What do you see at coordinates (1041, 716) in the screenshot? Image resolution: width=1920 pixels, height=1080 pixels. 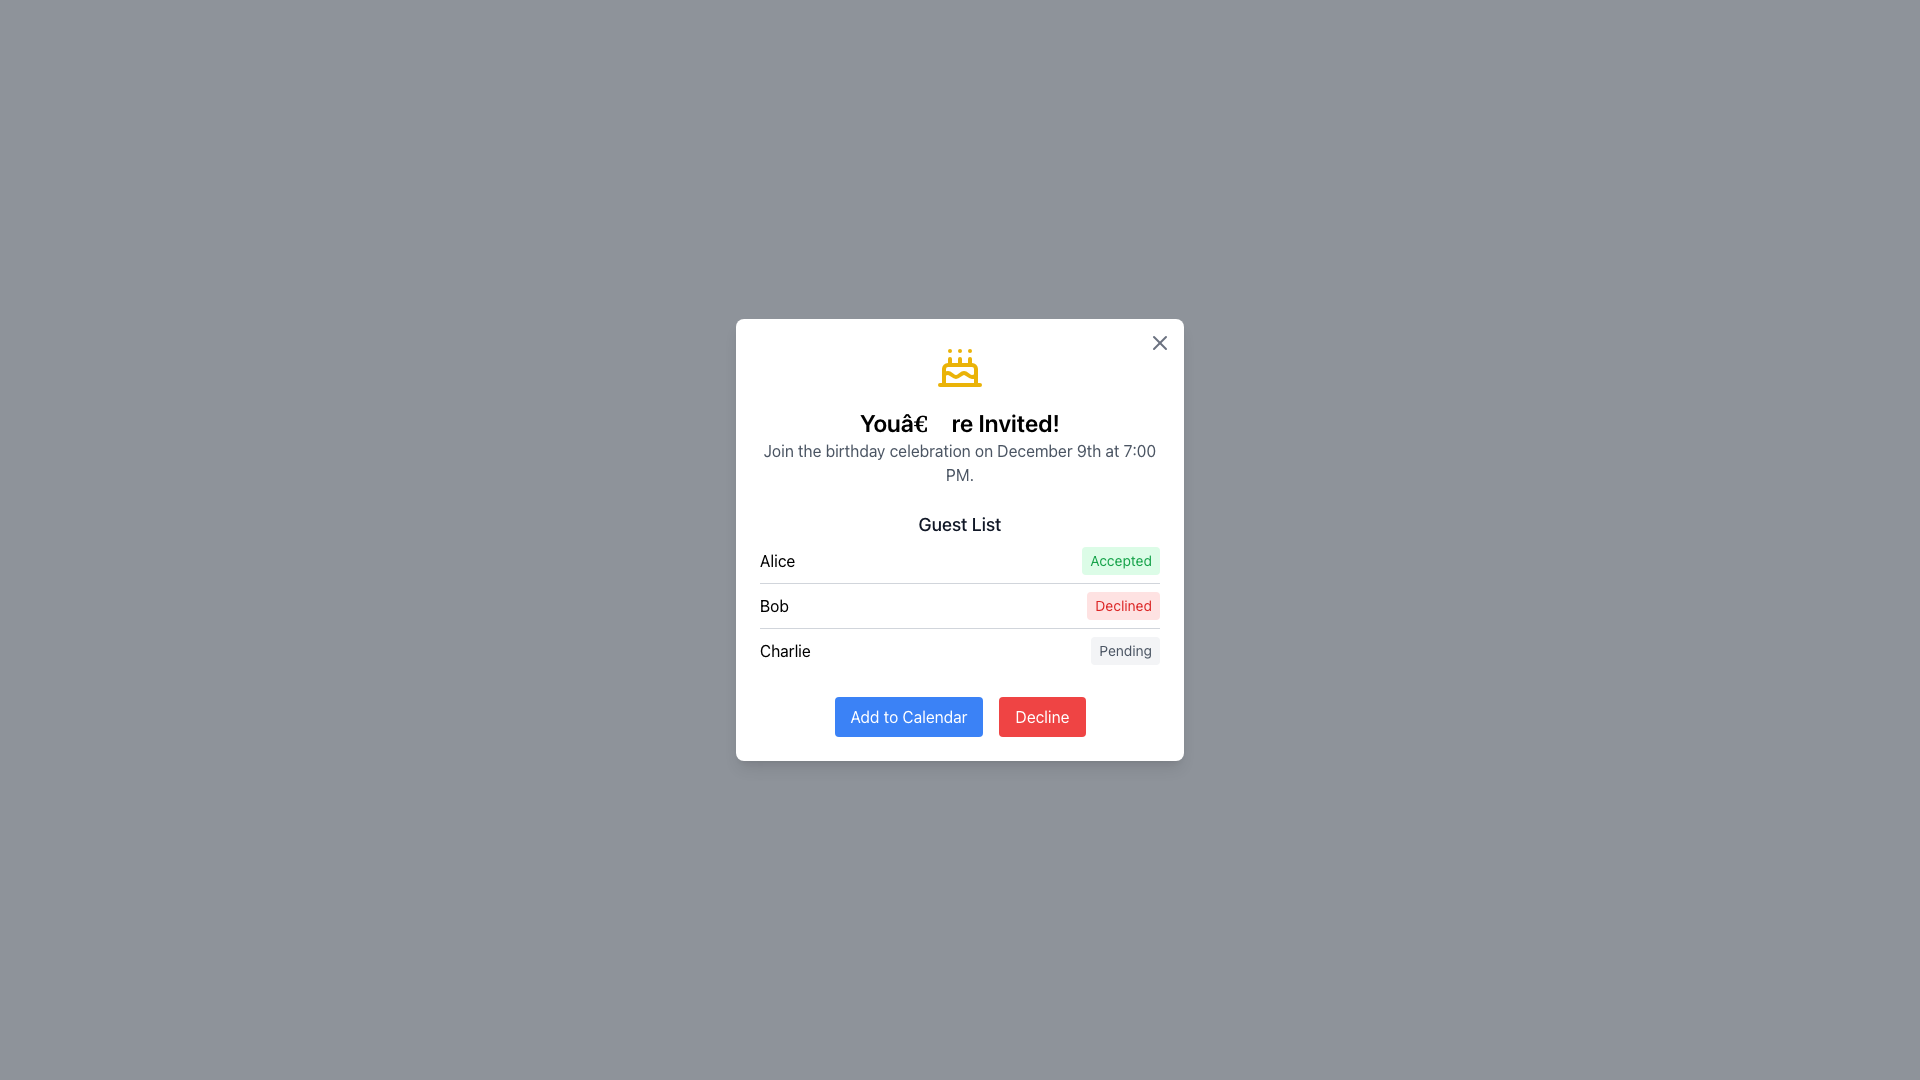 I see `the red 'Decline' button with white text located at the bottom-right corner of the modal to reject the option` at bounding box center [1041, 716].